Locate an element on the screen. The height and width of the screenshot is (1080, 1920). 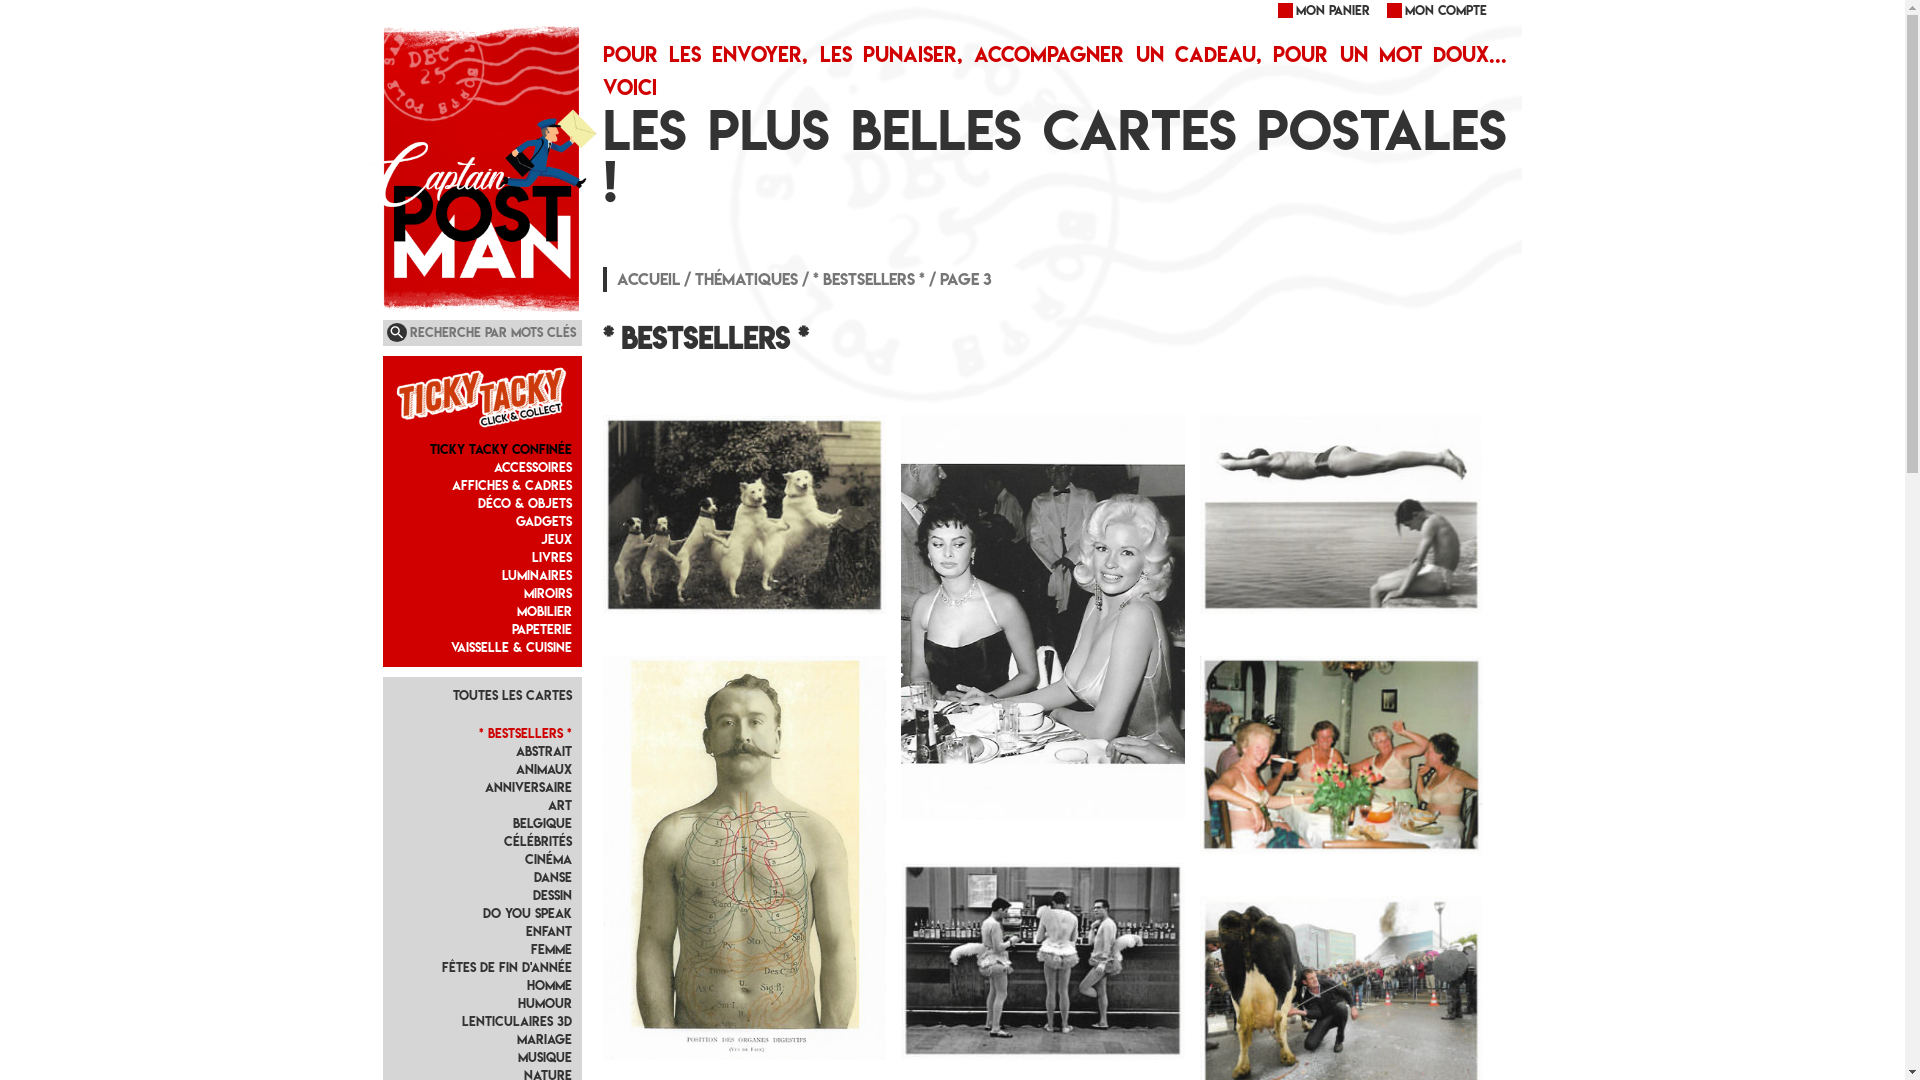
'Luminaires' is located at coordinates (537, 575).